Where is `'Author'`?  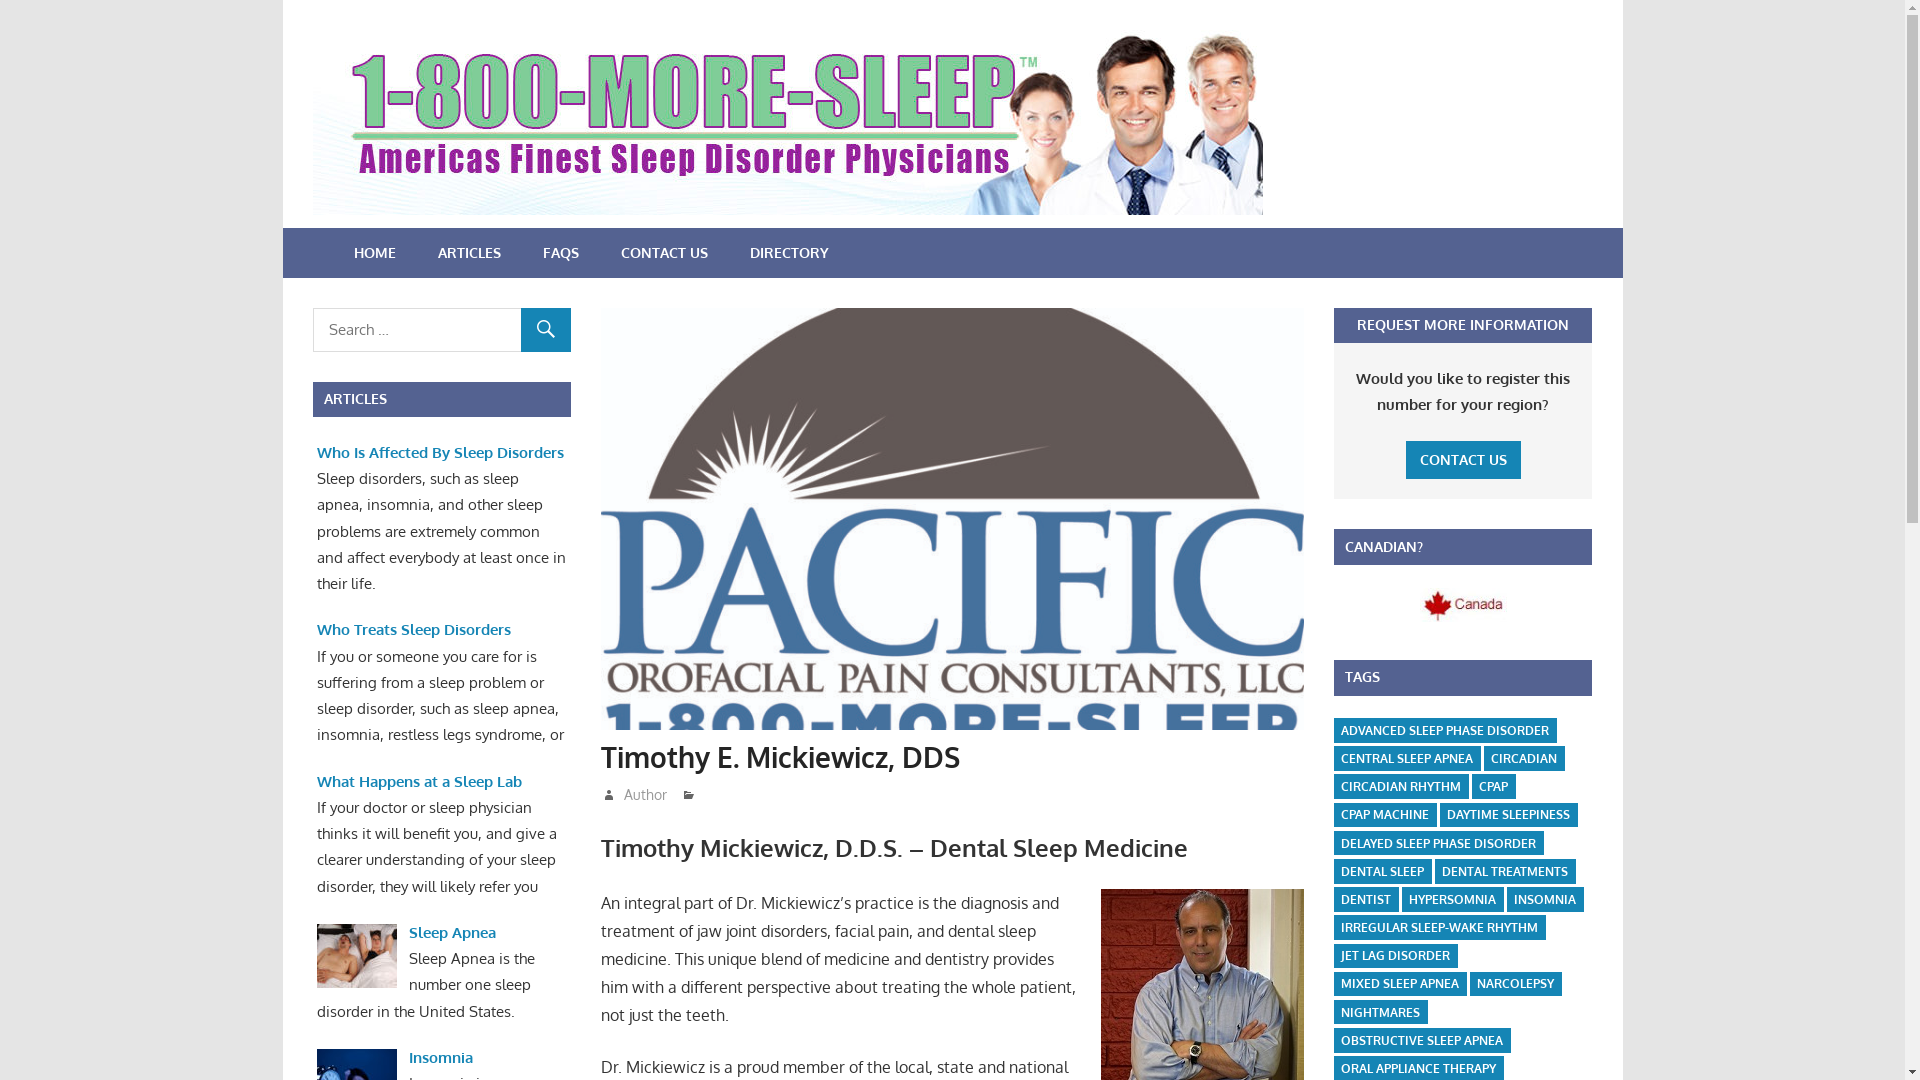
'Author' is located at coordinates (623, 793).